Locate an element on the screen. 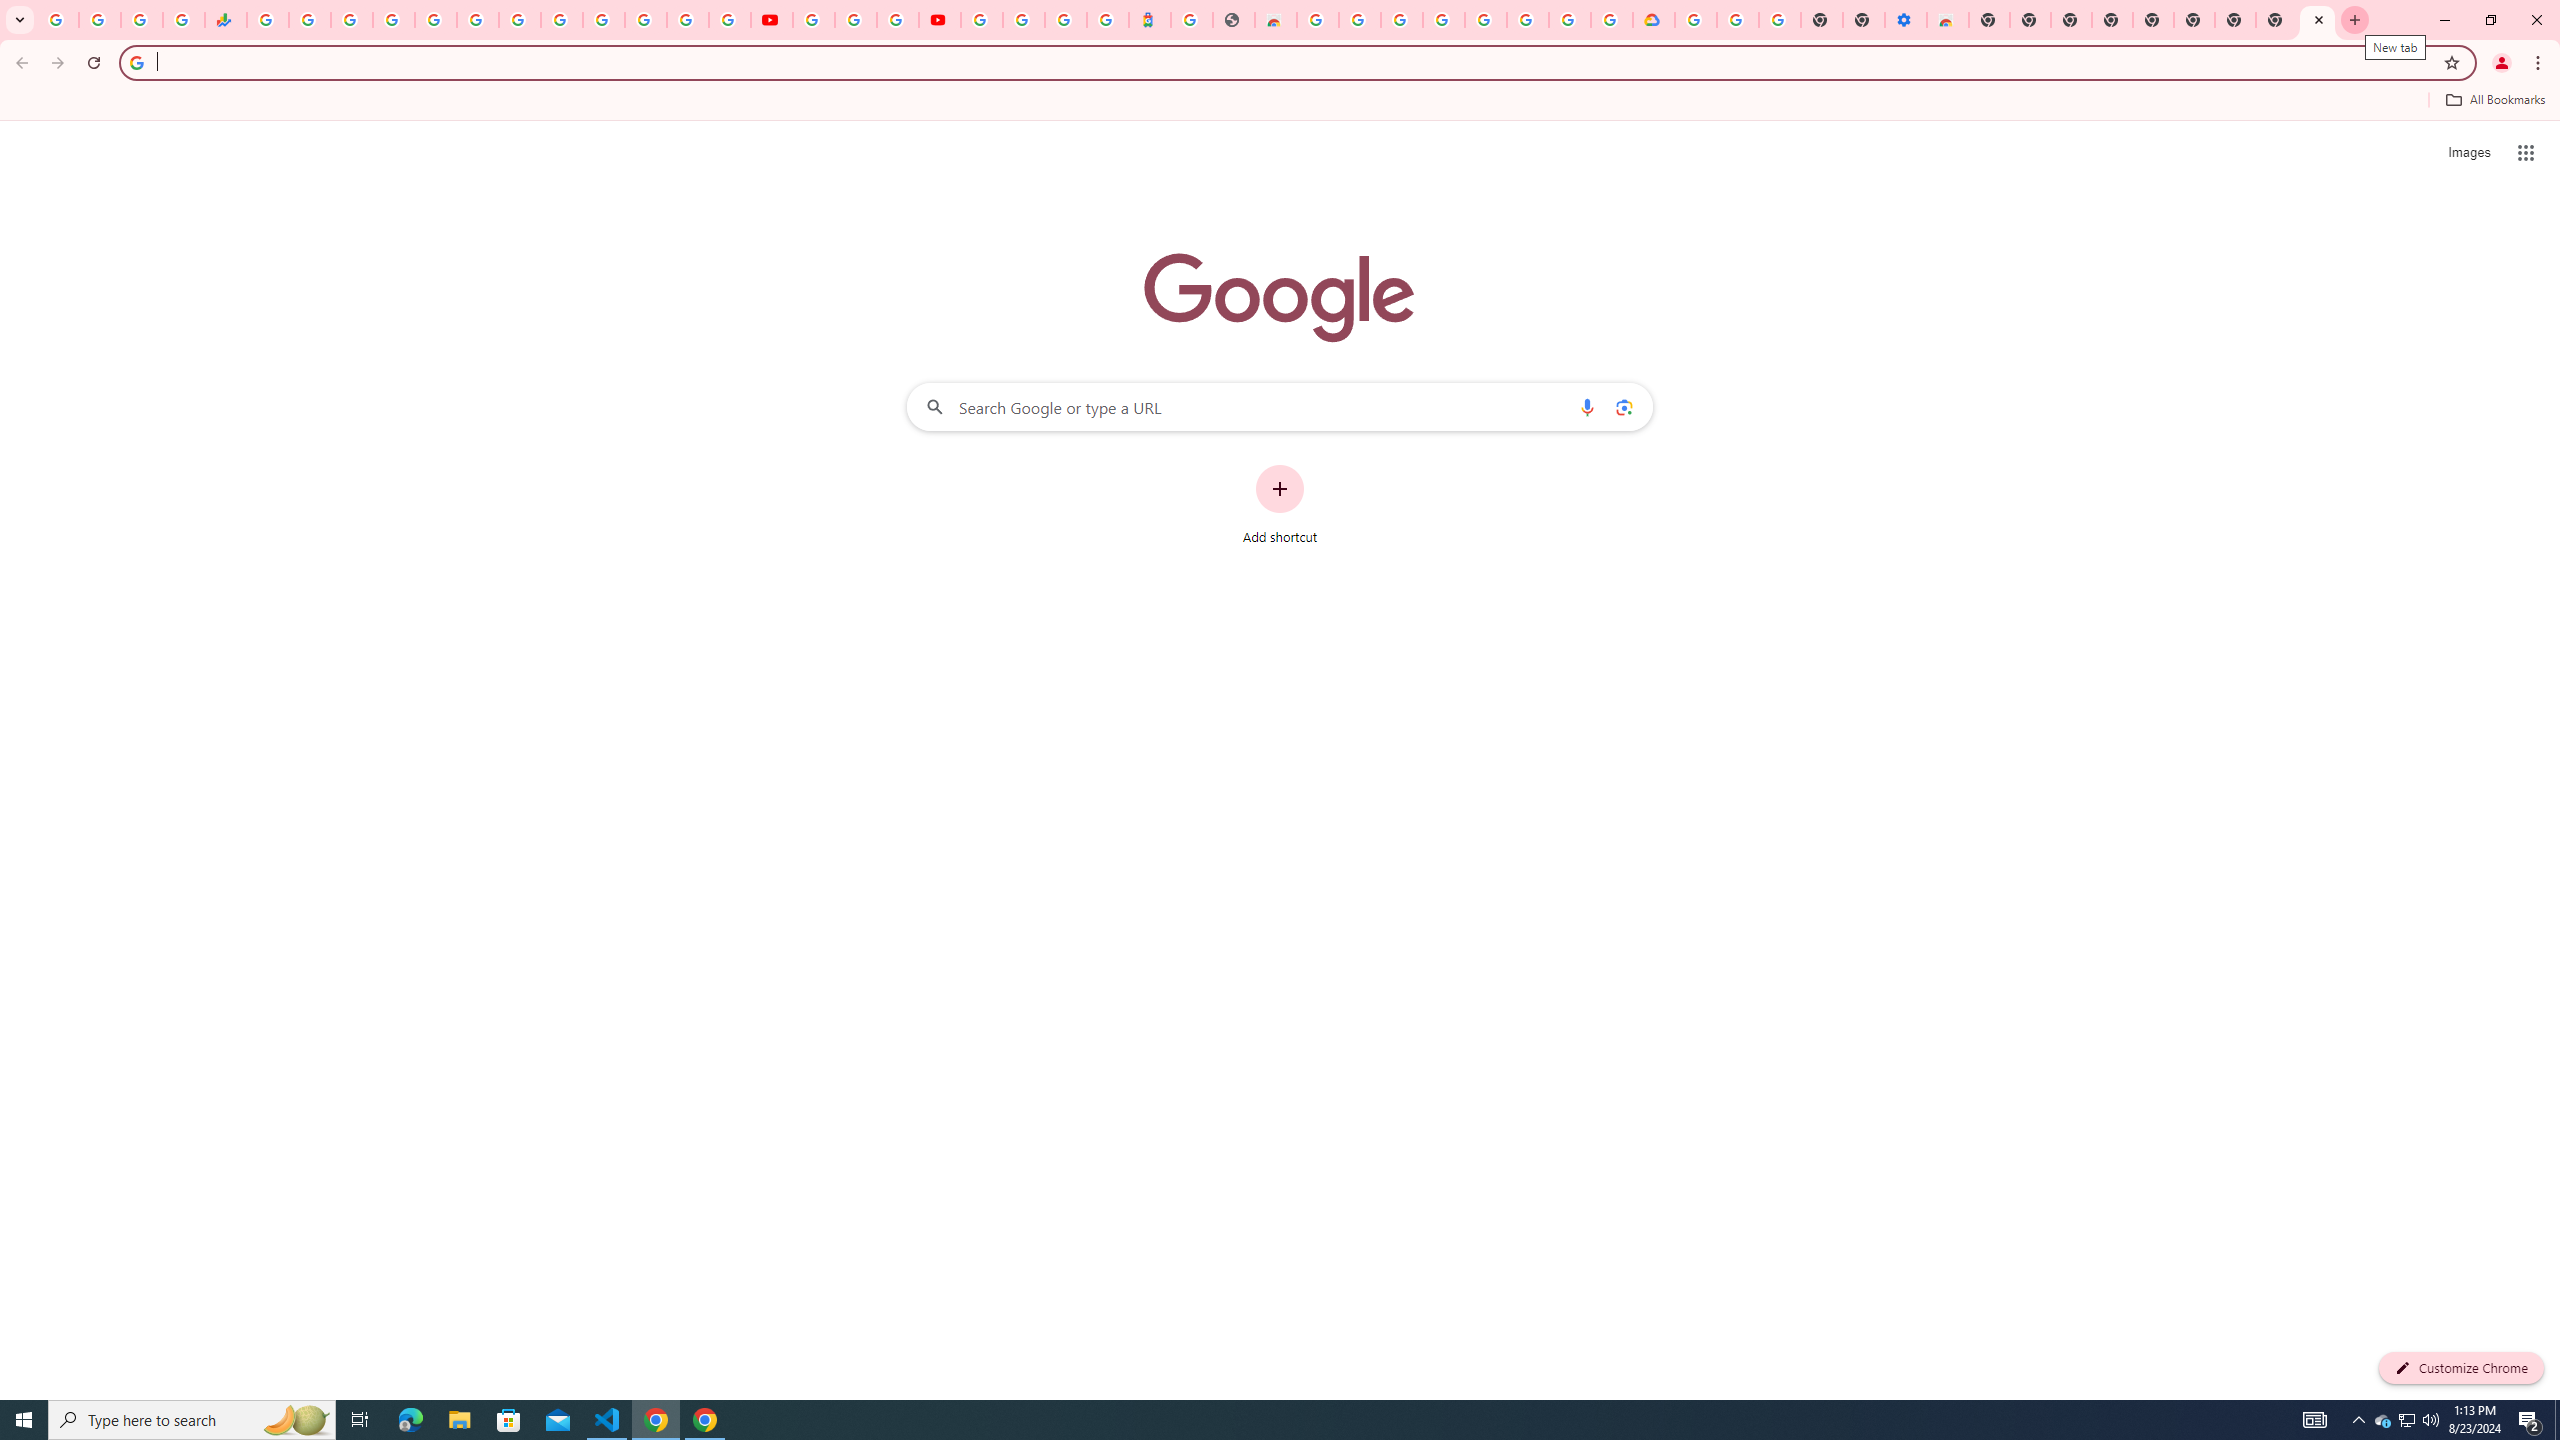  'New Tab' is located at coordinates (2235, 19).